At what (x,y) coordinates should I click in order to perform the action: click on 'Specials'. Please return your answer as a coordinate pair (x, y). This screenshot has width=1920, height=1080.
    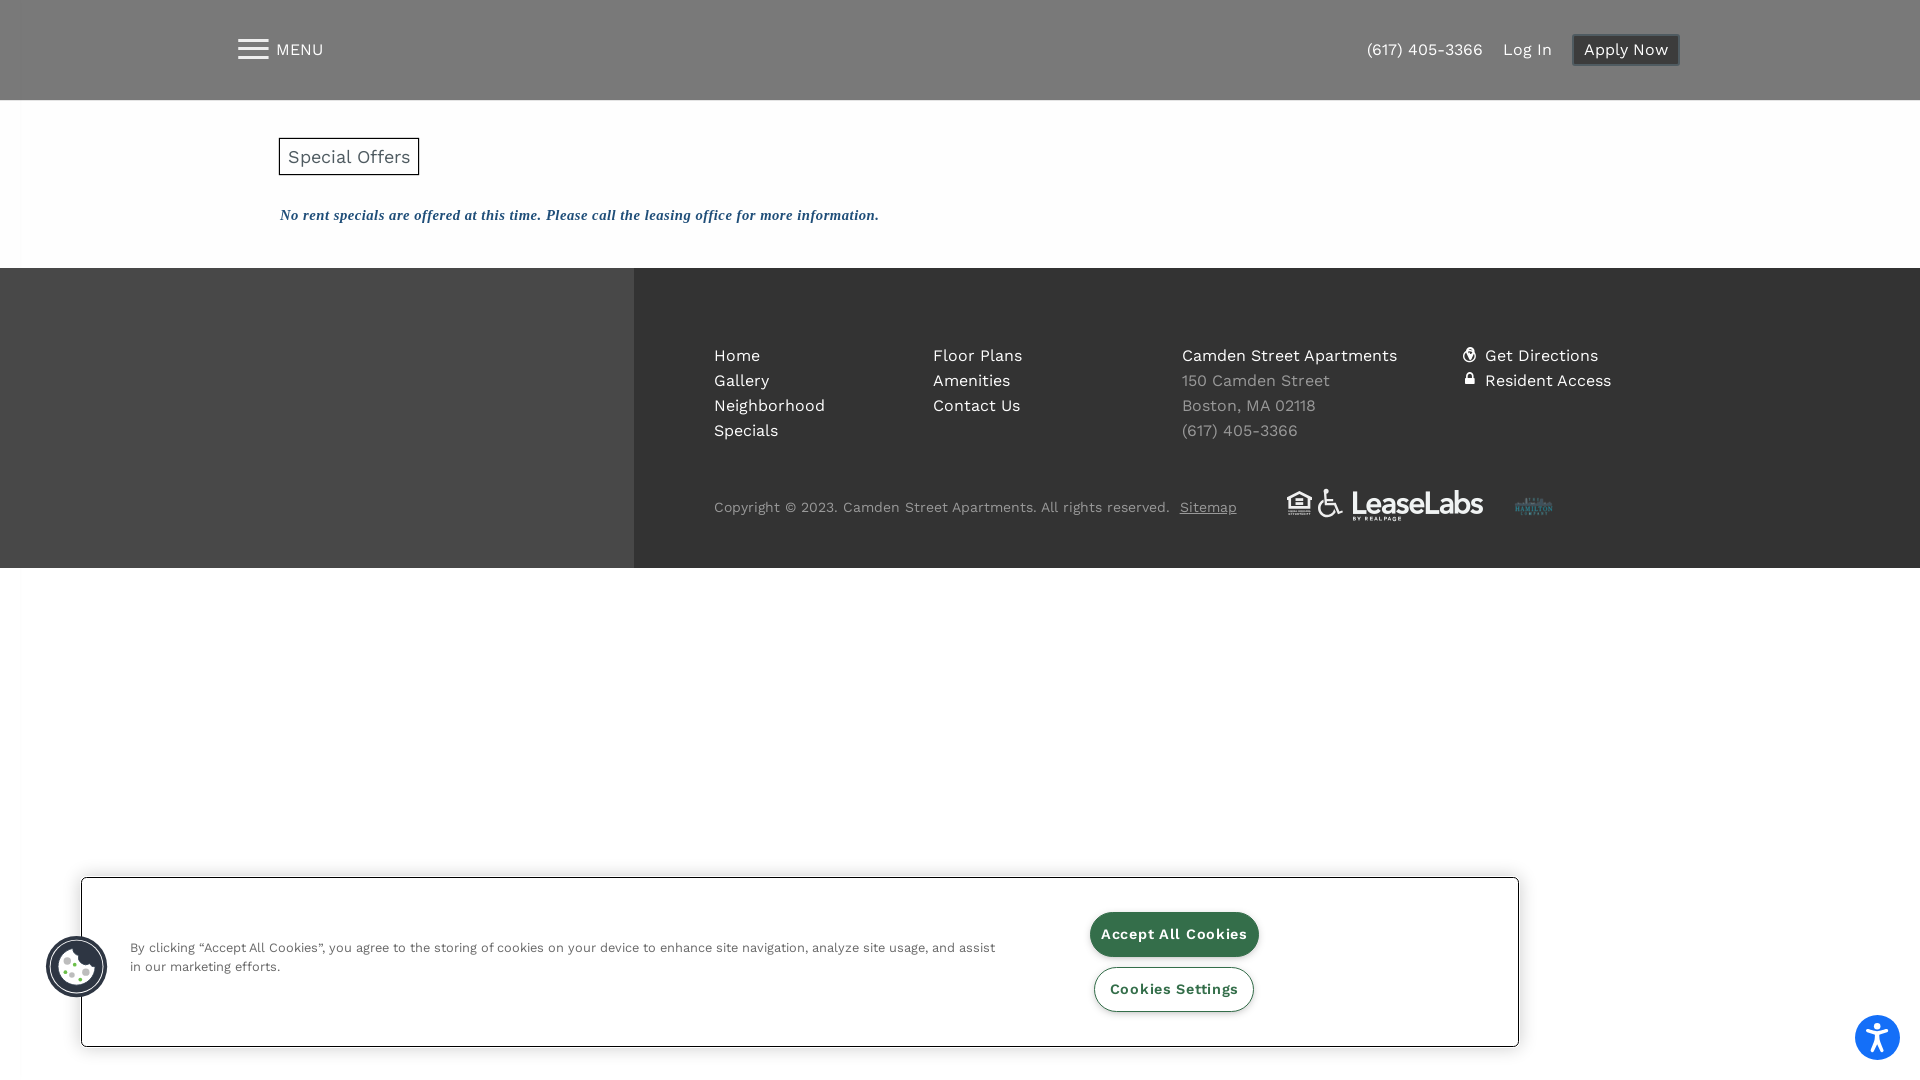
    Looking at the image, I should click on (714, 429).